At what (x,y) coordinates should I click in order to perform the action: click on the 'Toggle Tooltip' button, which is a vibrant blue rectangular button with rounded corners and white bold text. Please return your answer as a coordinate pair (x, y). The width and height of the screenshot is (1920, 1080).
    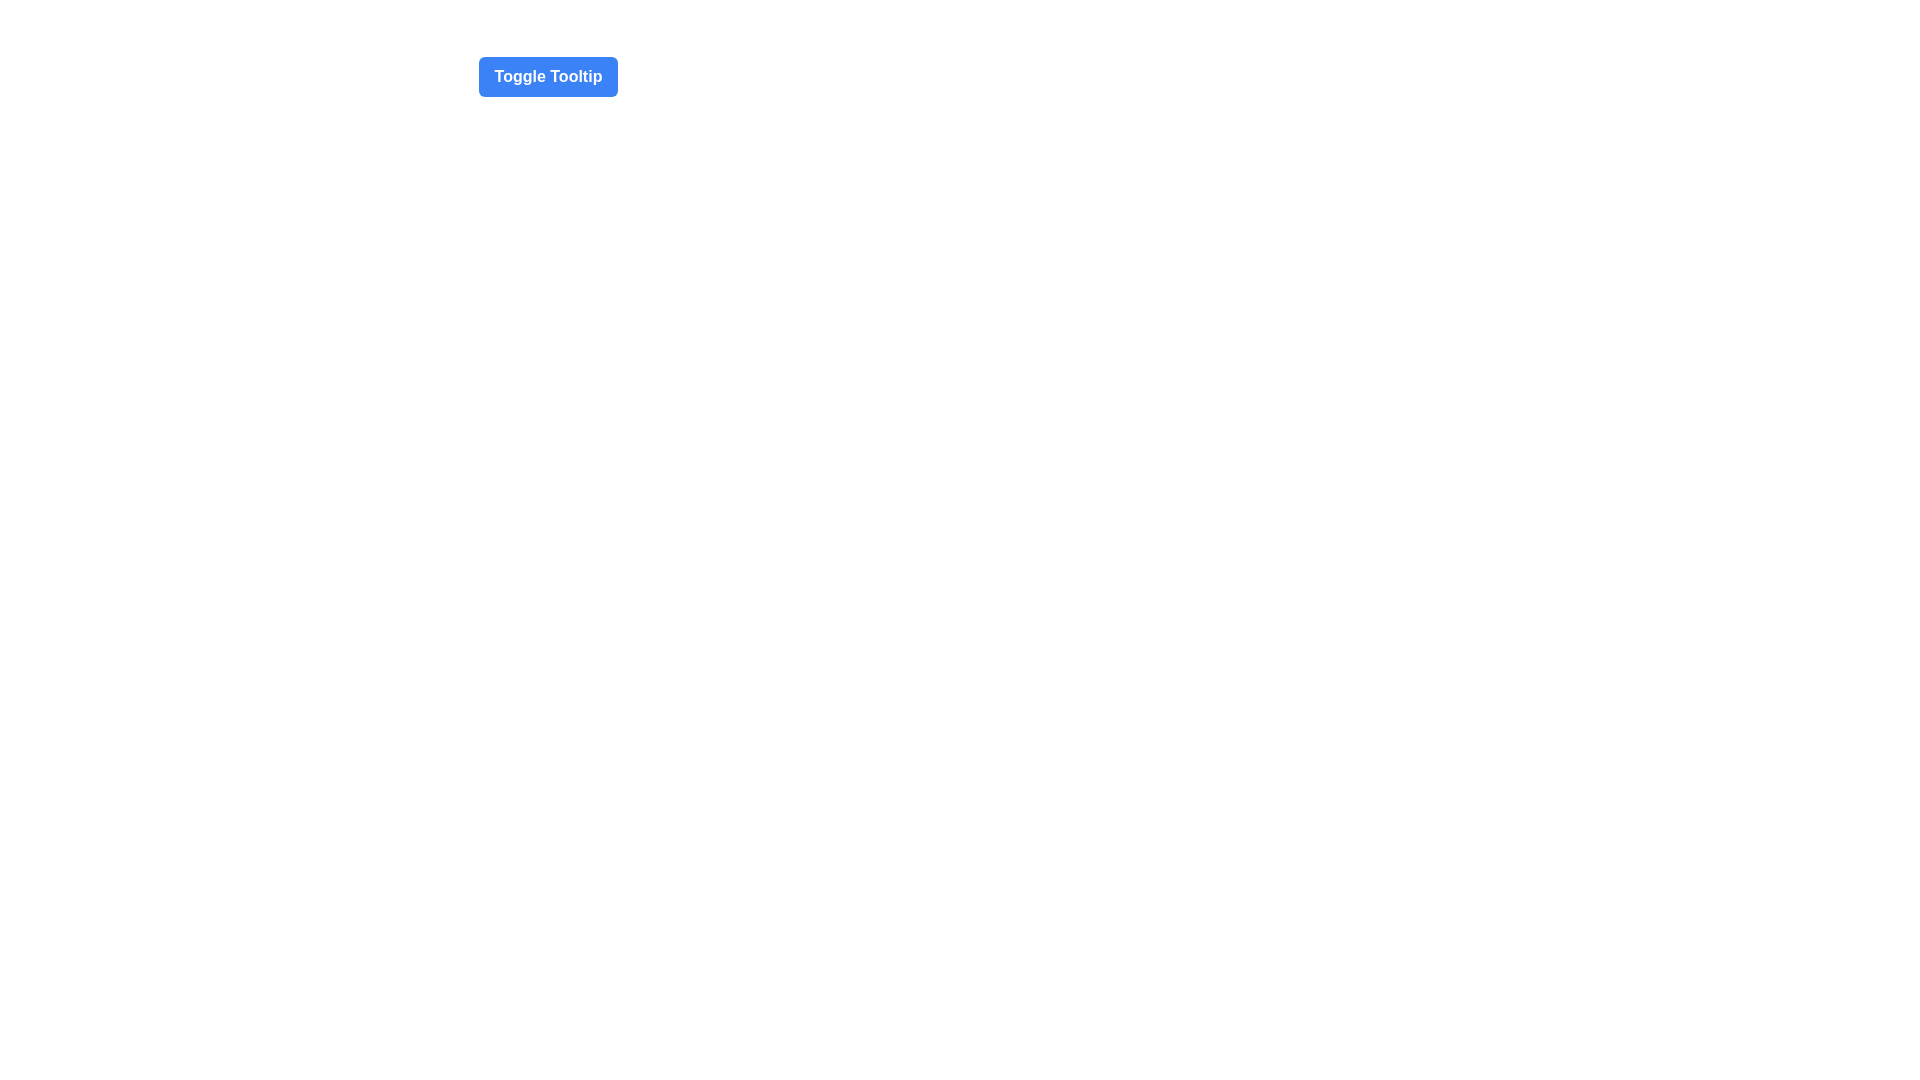
    Looking at the image, I should click on (548, 76).